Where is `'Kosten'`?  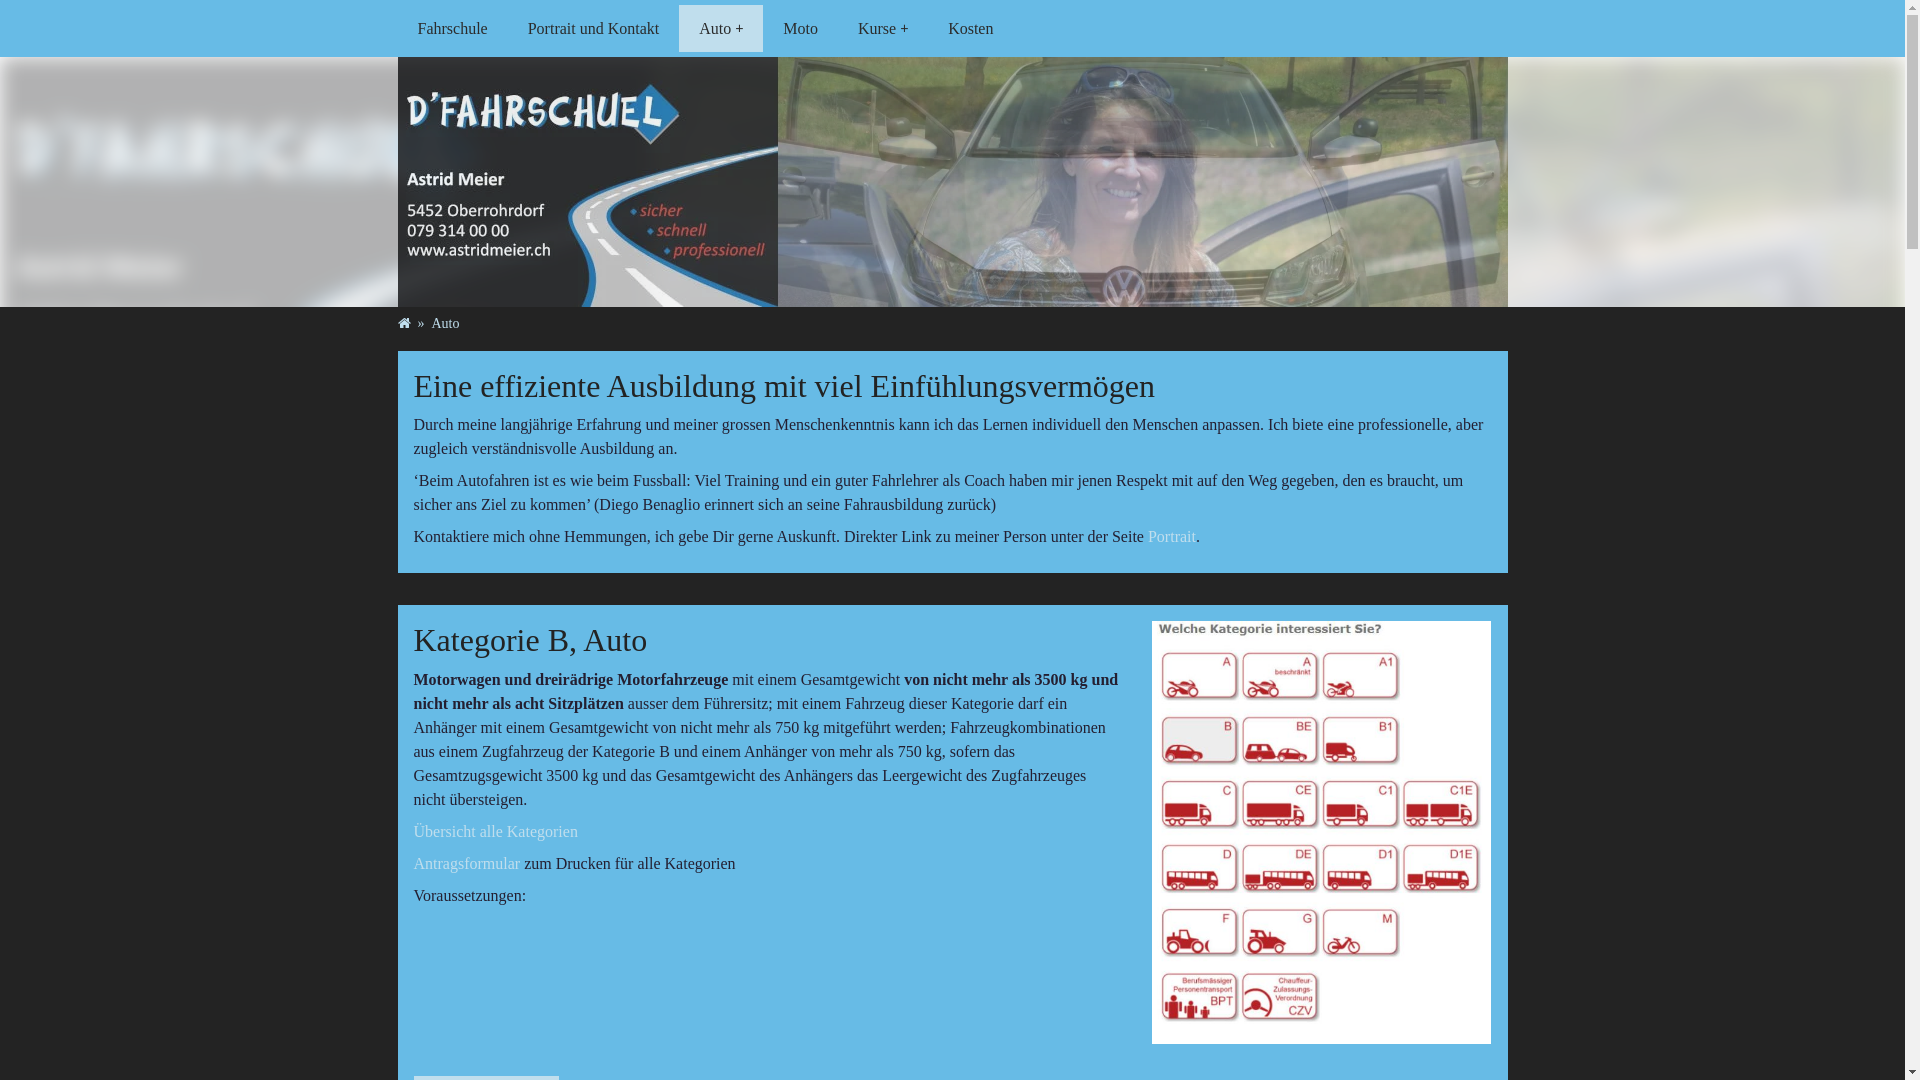 'Kosten' is located at coordinates (970, 28).